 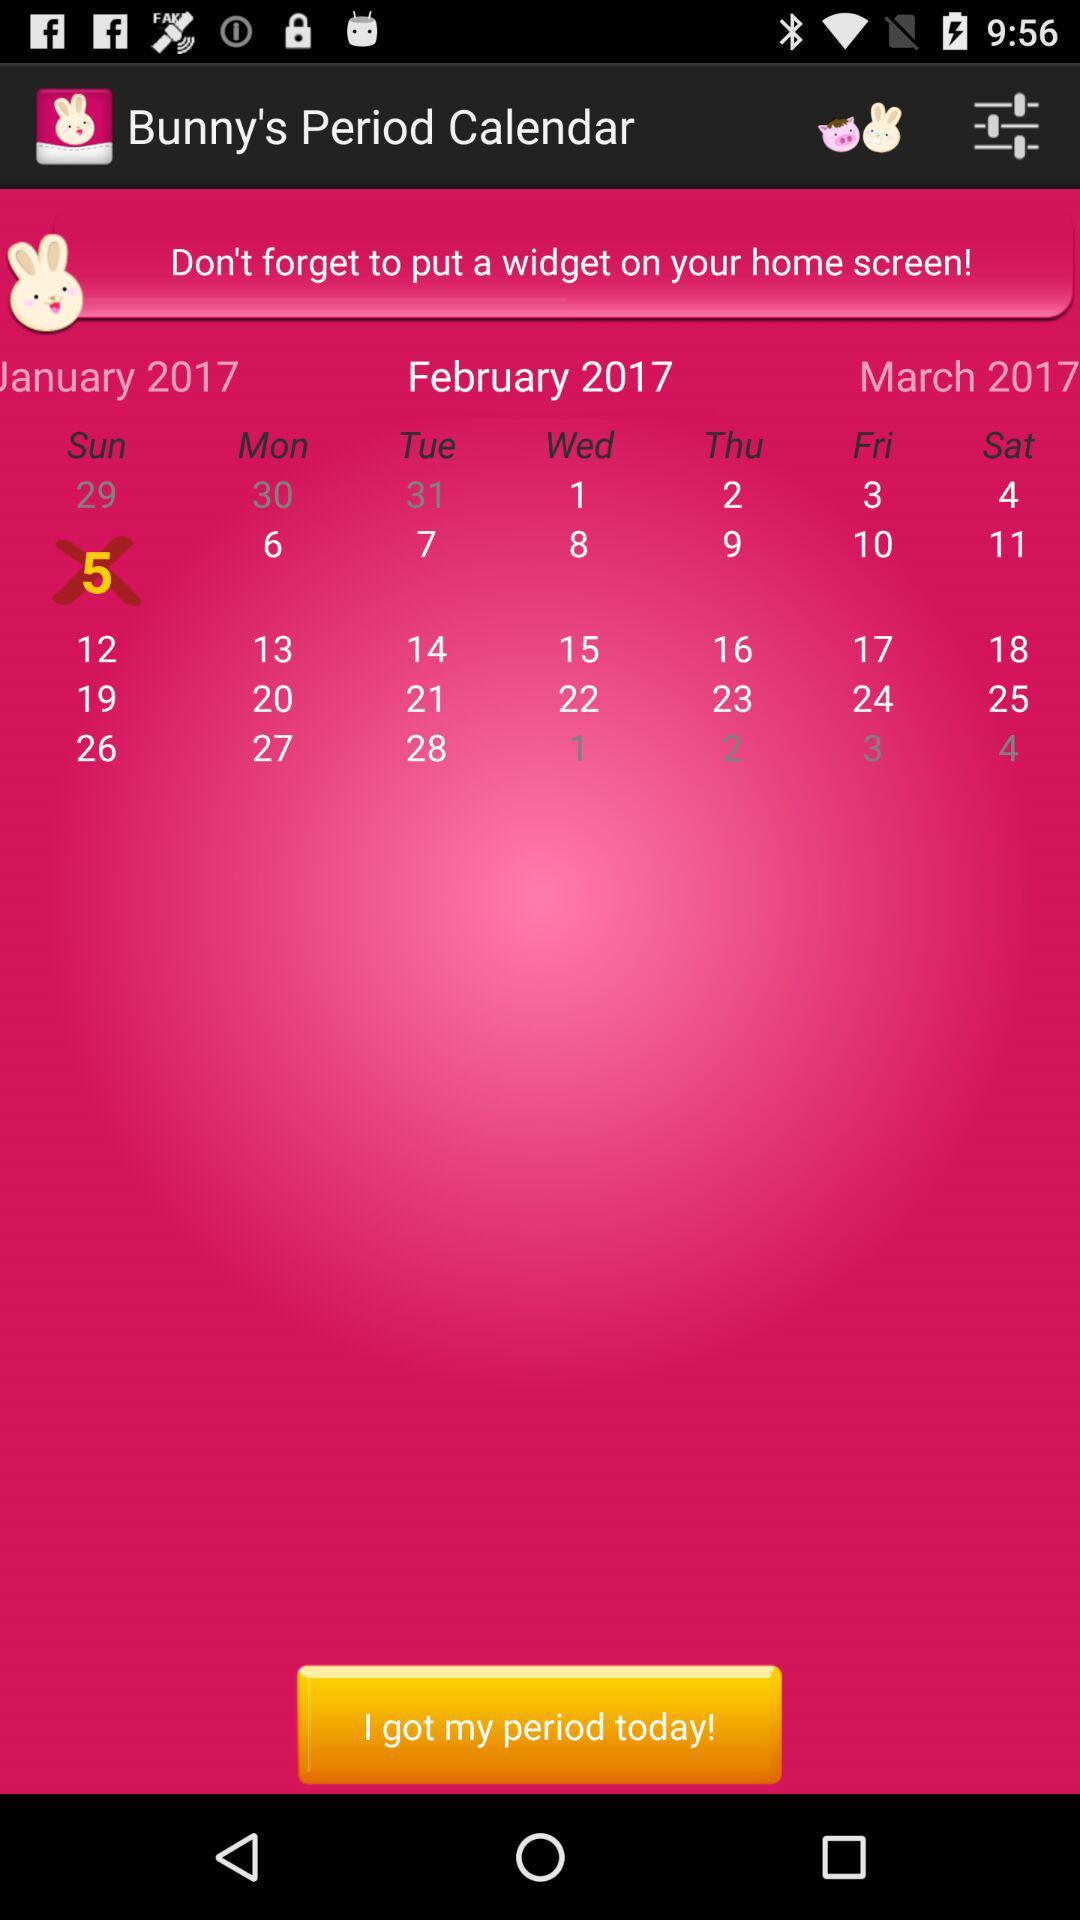 What do you see at coordinates (425, 697) in the screenshot?
I see `21` at bounding box center [425, 697].